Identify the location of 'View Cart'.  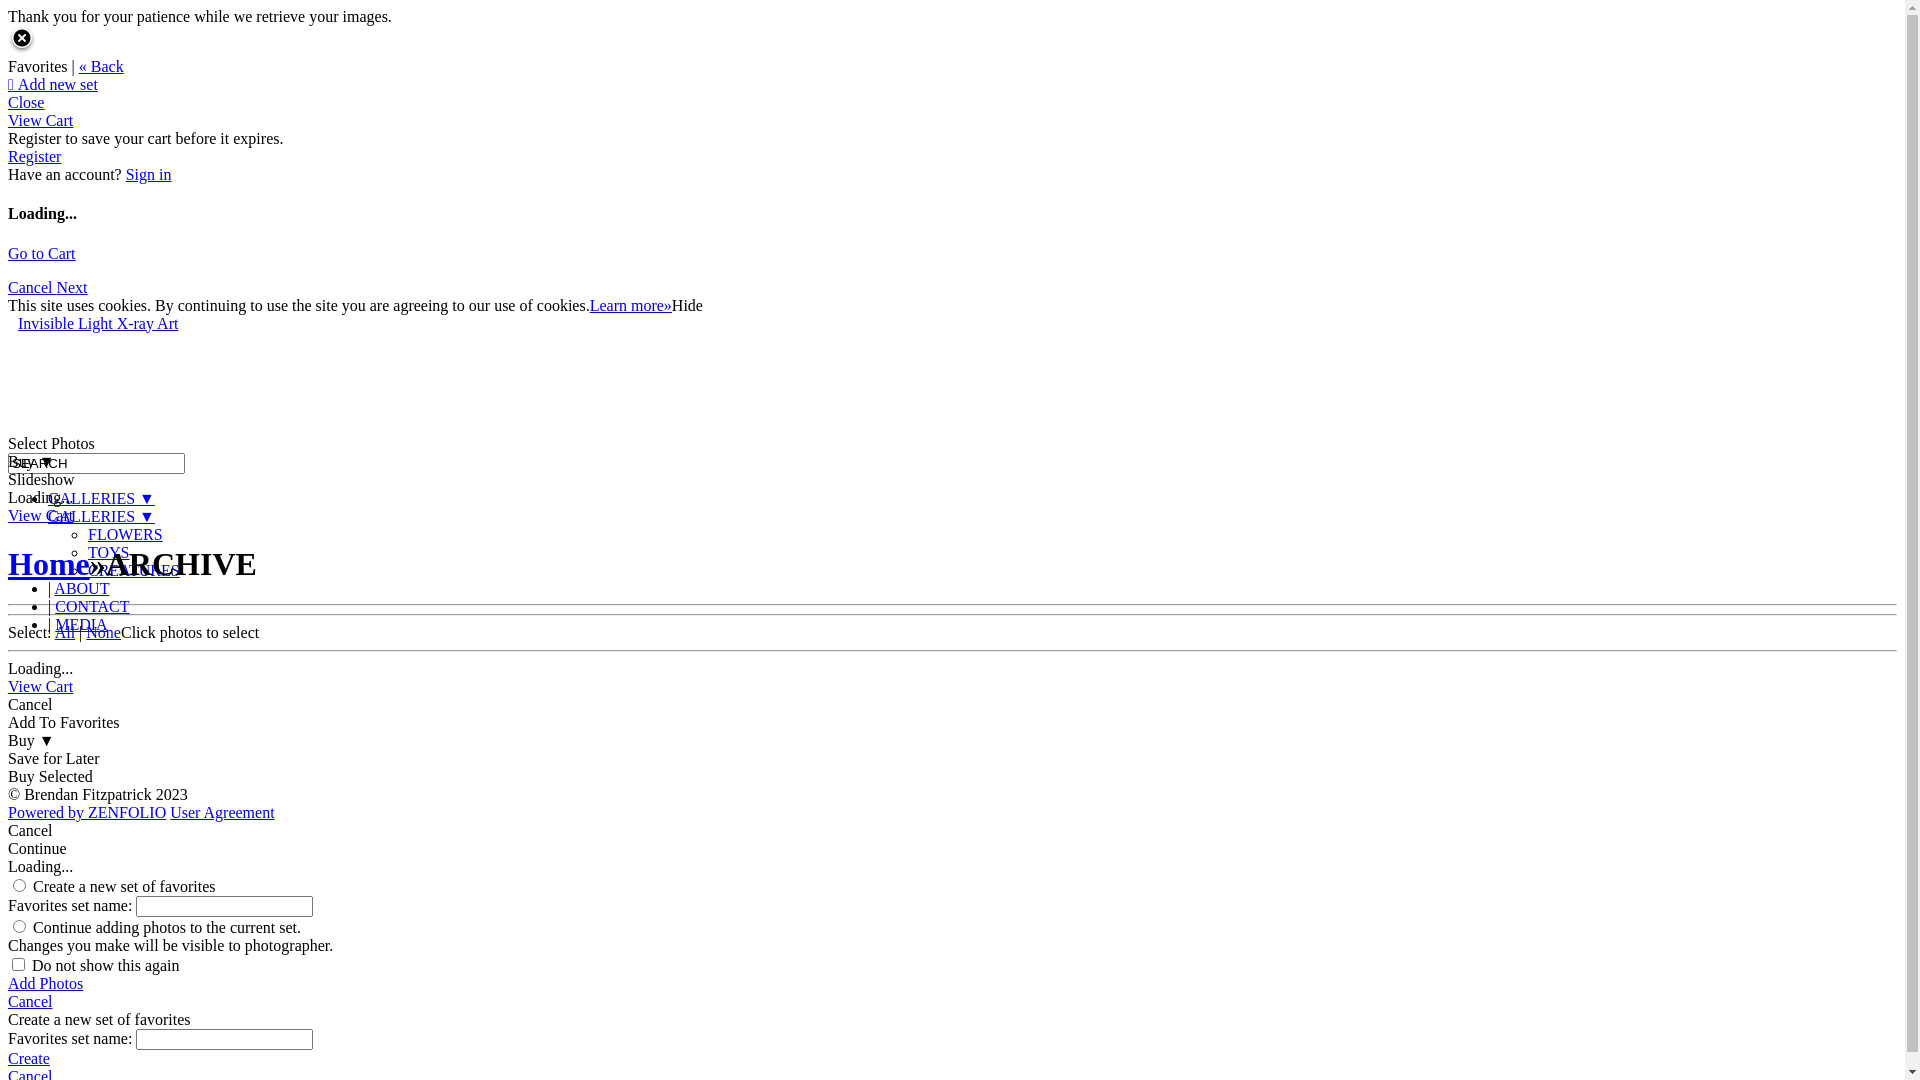
(40, 120).